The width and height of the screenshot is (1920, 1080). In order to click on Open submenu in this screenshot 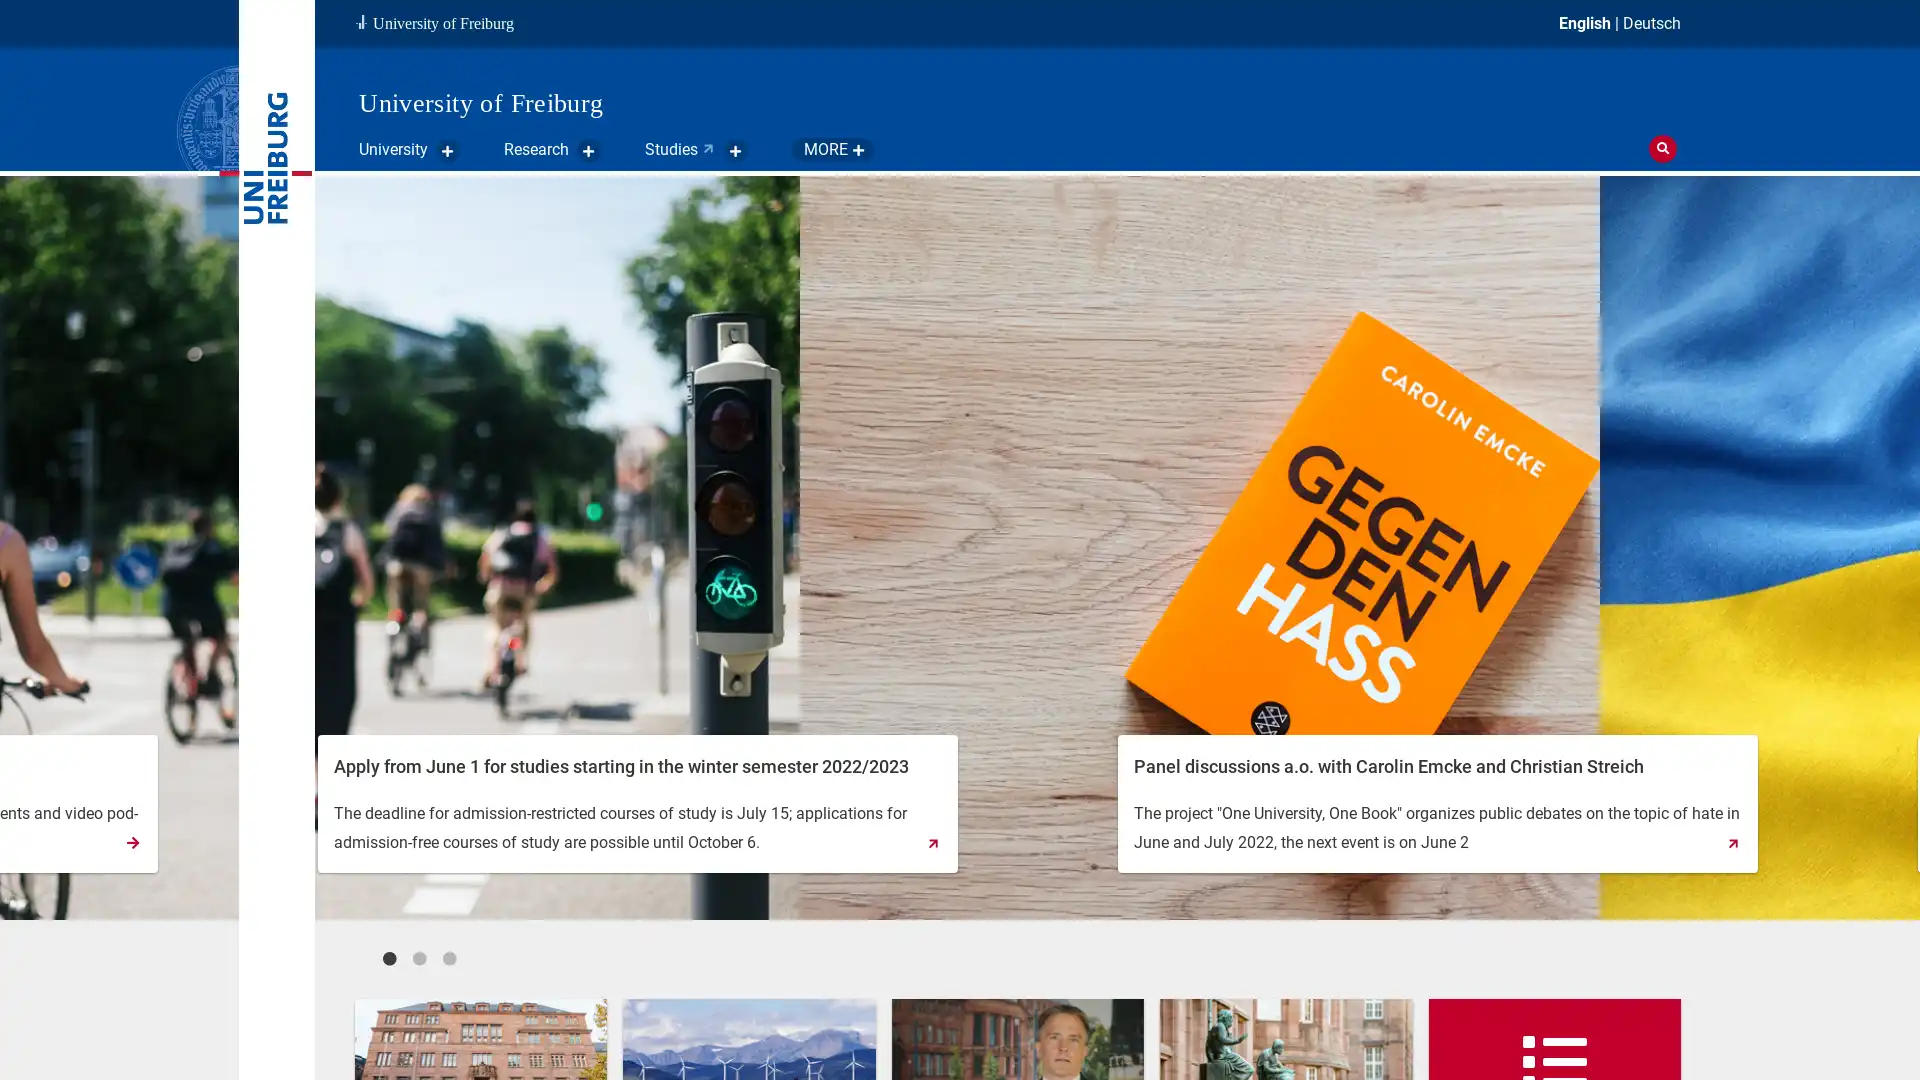, I will do `click(906, 149)`.